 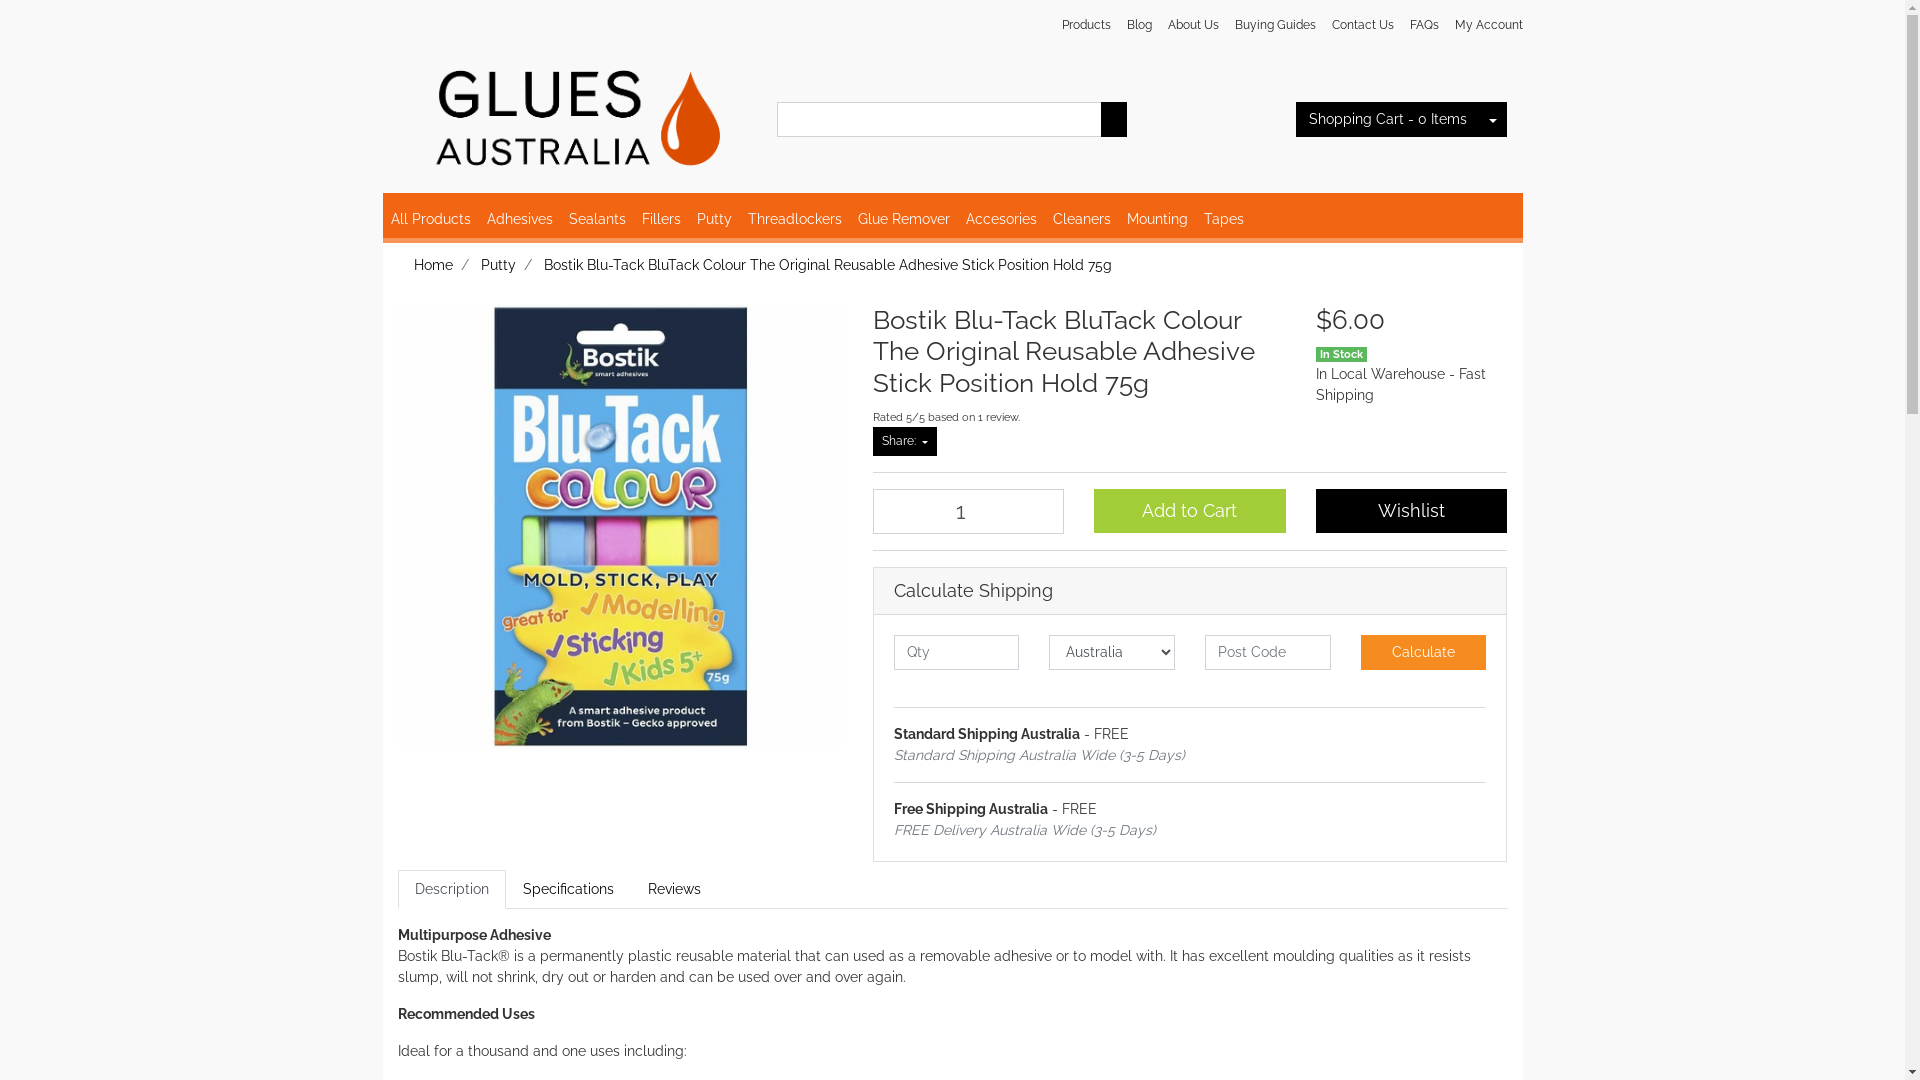 What do you see at coordinates (1085, 24) in the screenshot?
I see `'Products'` at bounding box center [1085, 24].